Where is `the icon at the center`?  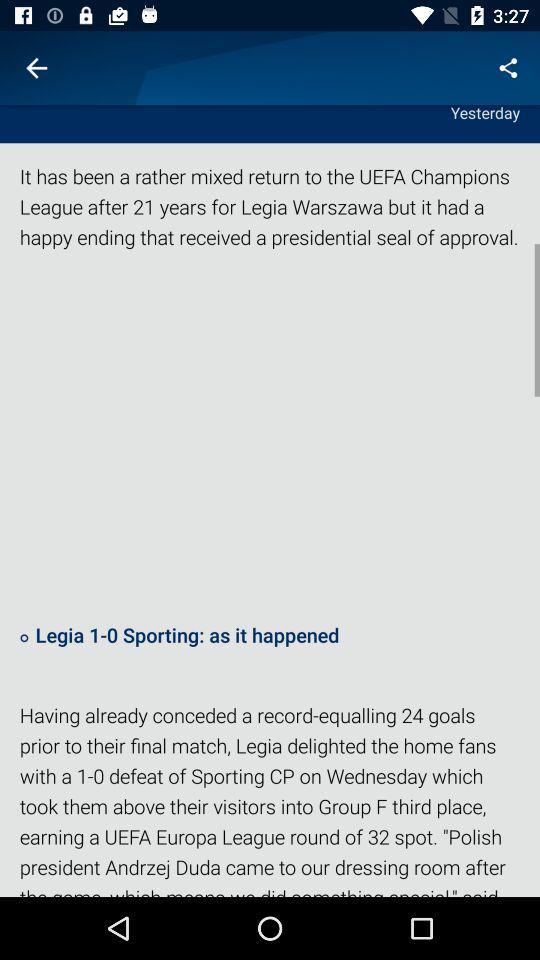 the icon at the center is located at coordinates (270, 435).